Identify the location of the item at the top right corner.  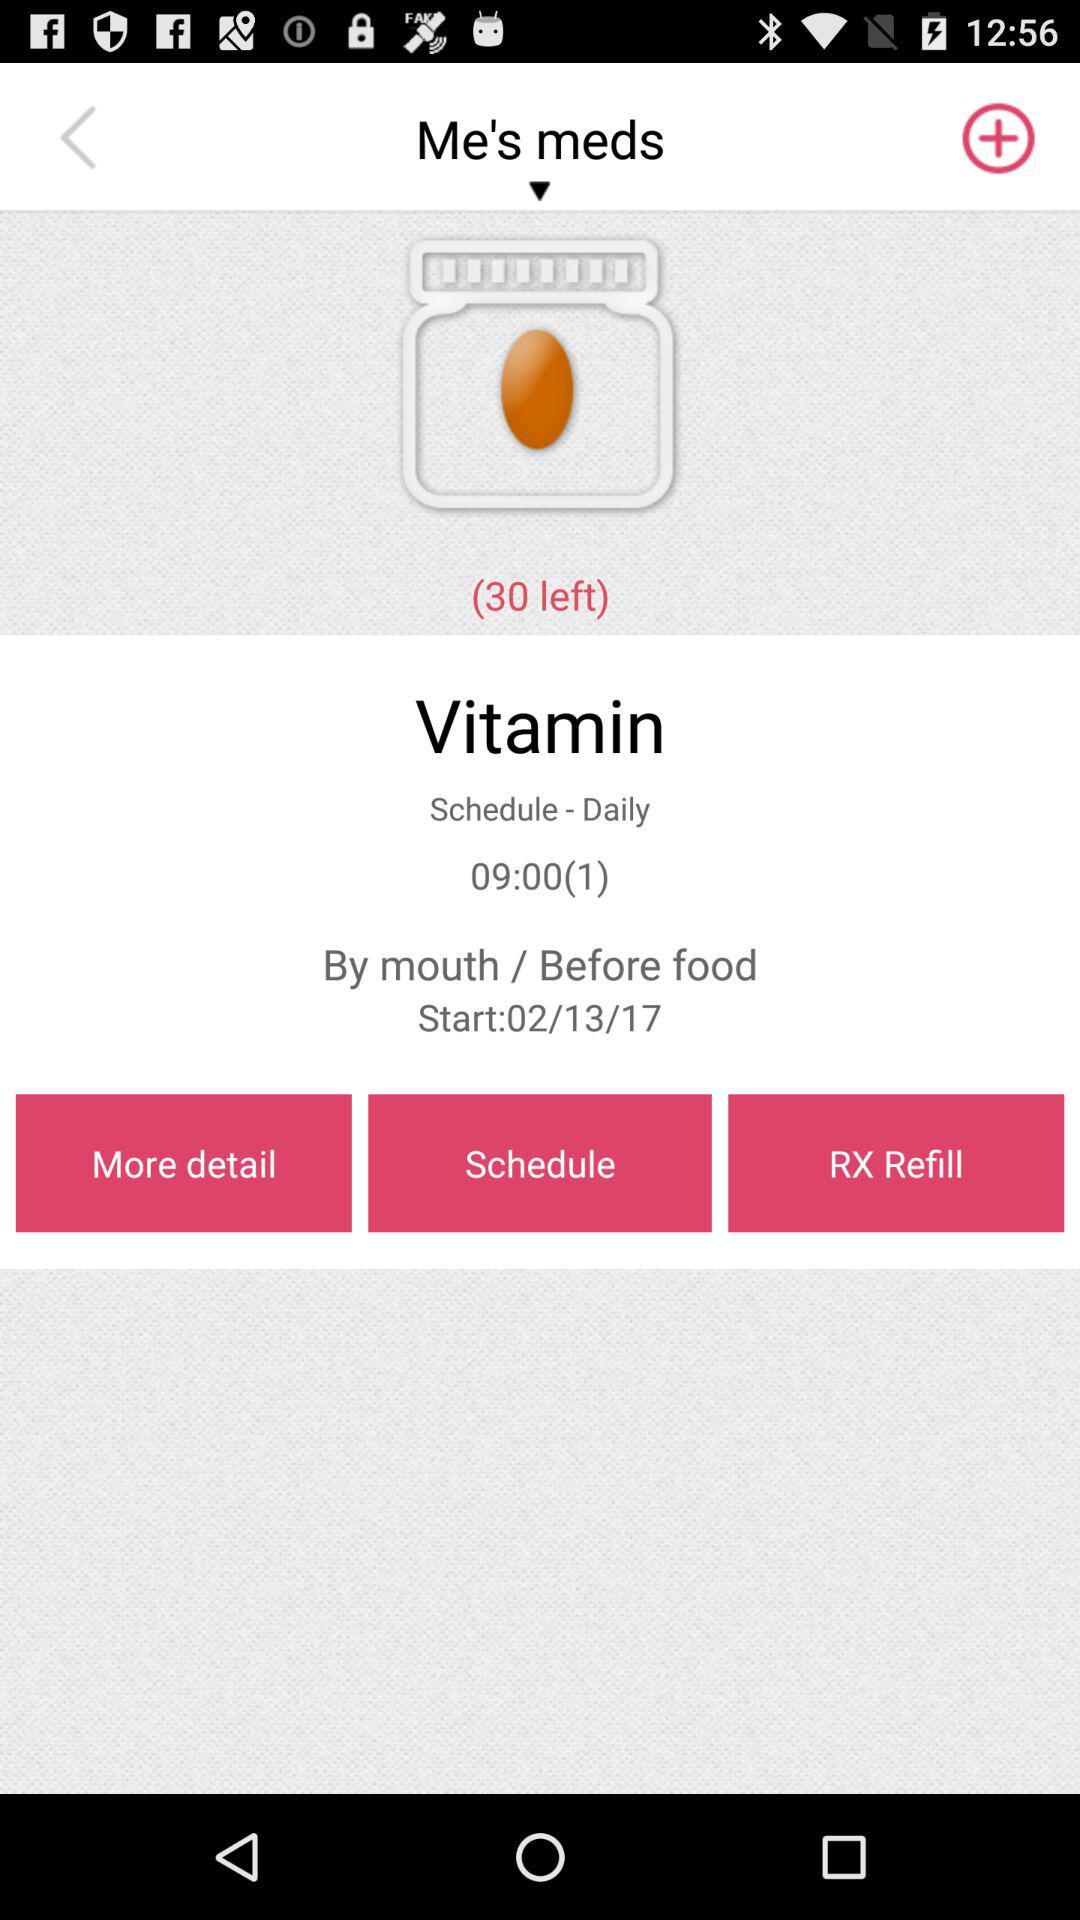
(996, 137).